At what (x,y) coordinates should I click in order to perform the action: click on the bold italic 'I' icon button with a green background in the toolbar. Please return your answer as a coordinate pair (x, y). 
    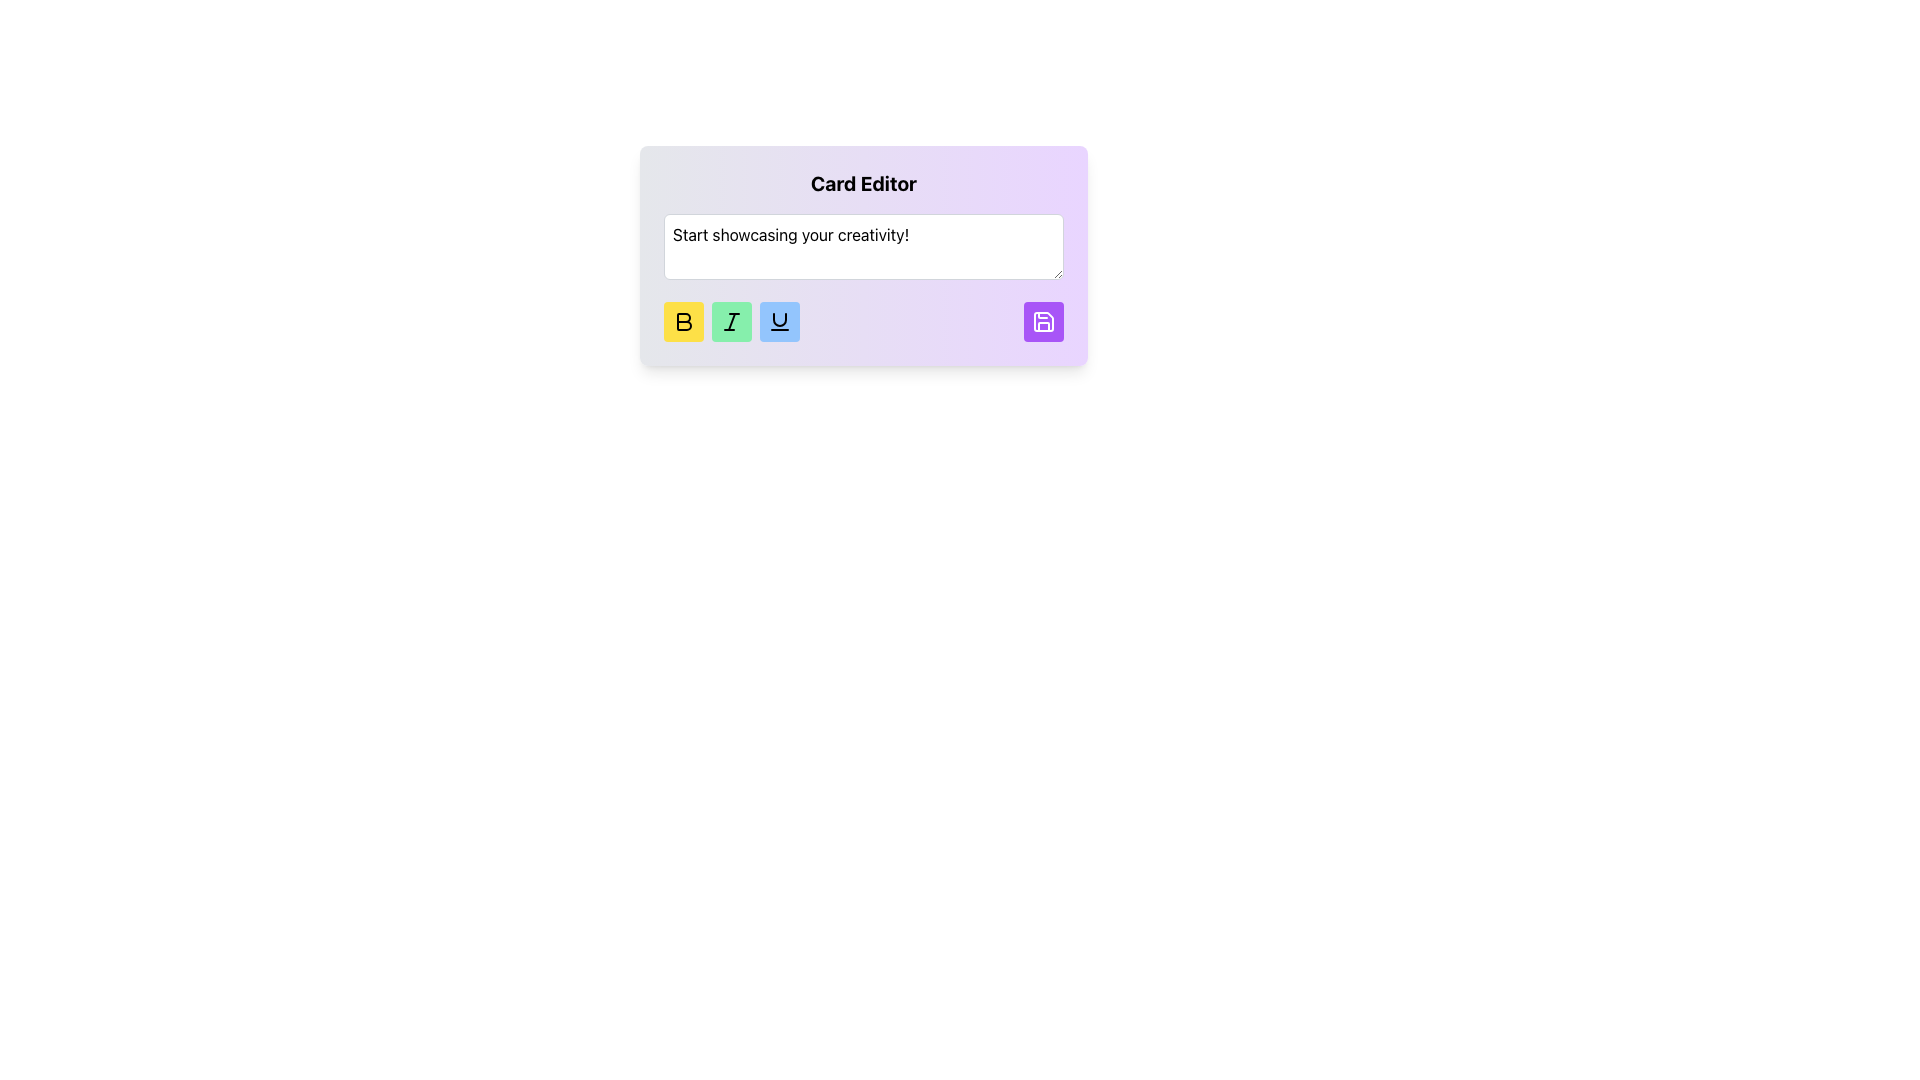
    Looking at the image, I should click on (730, 320).